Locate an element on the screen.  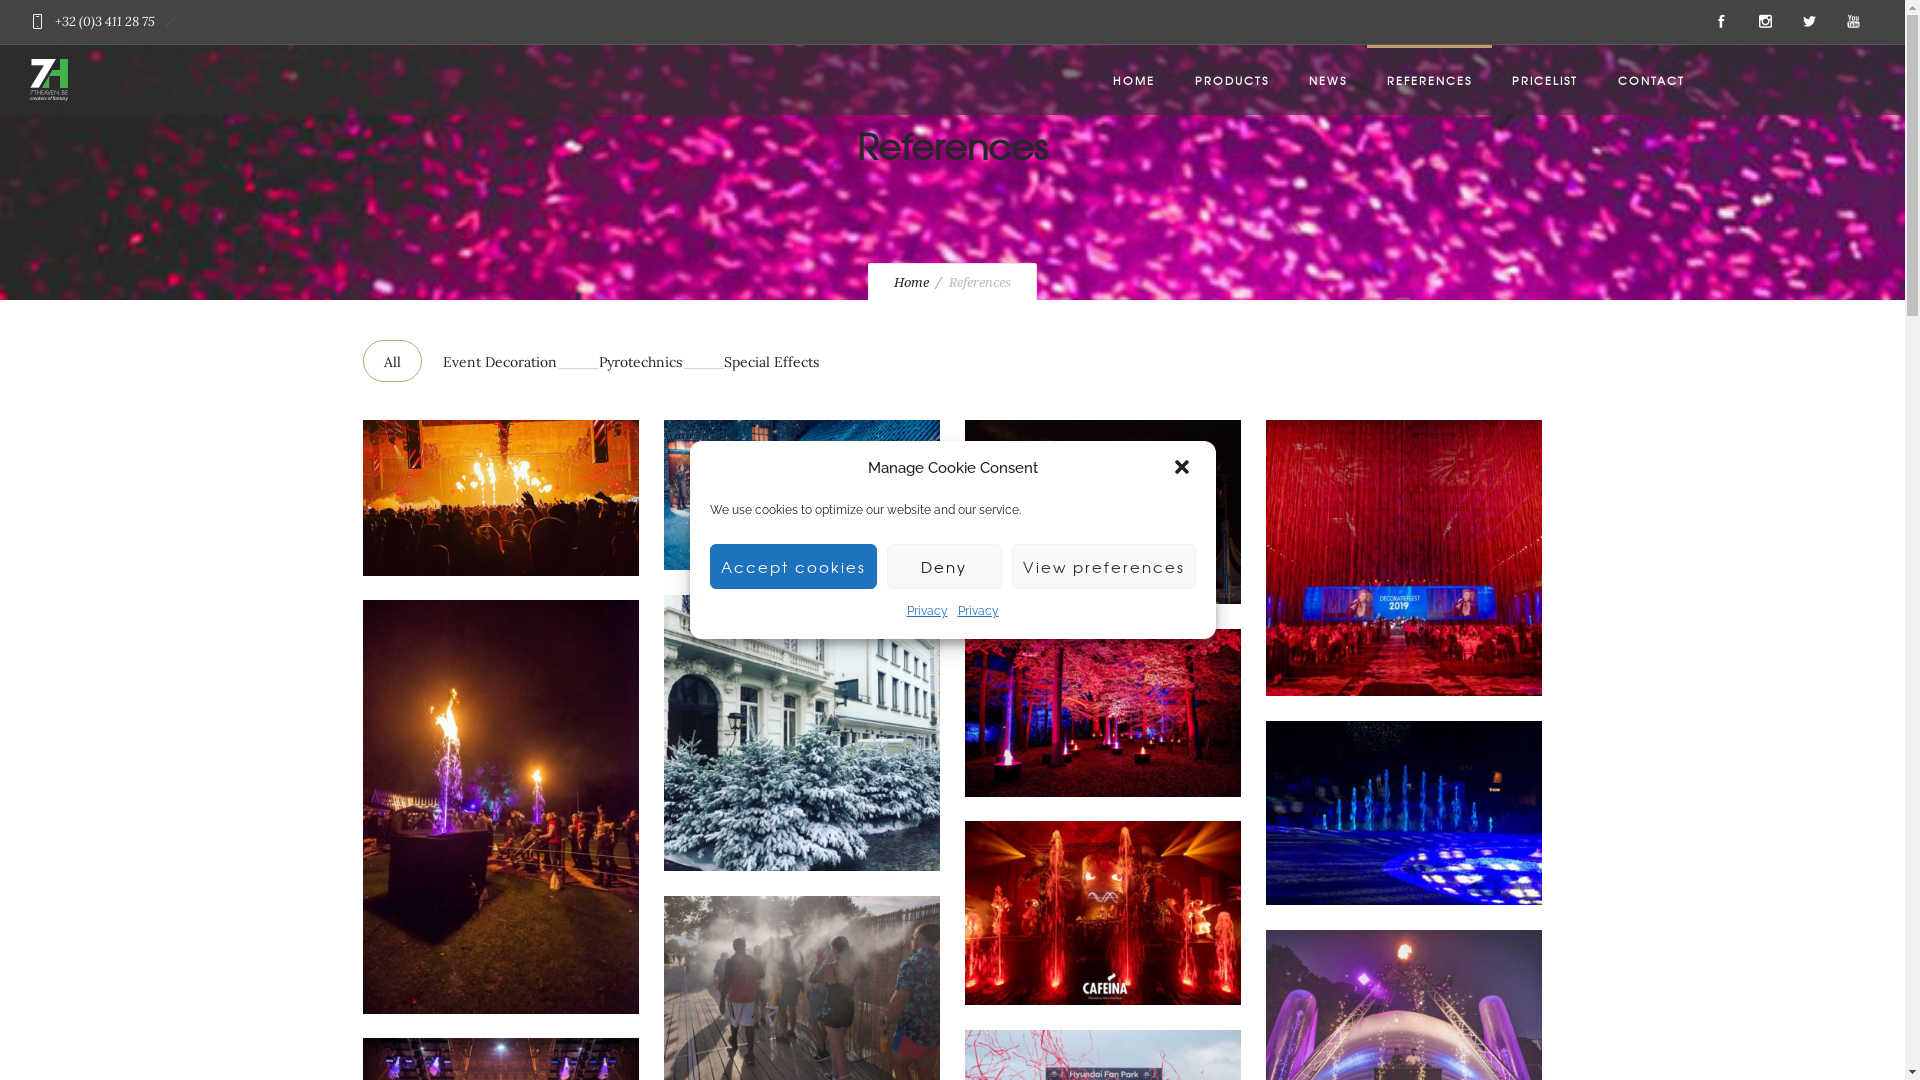
'All' is located at coordinates (391, 361).